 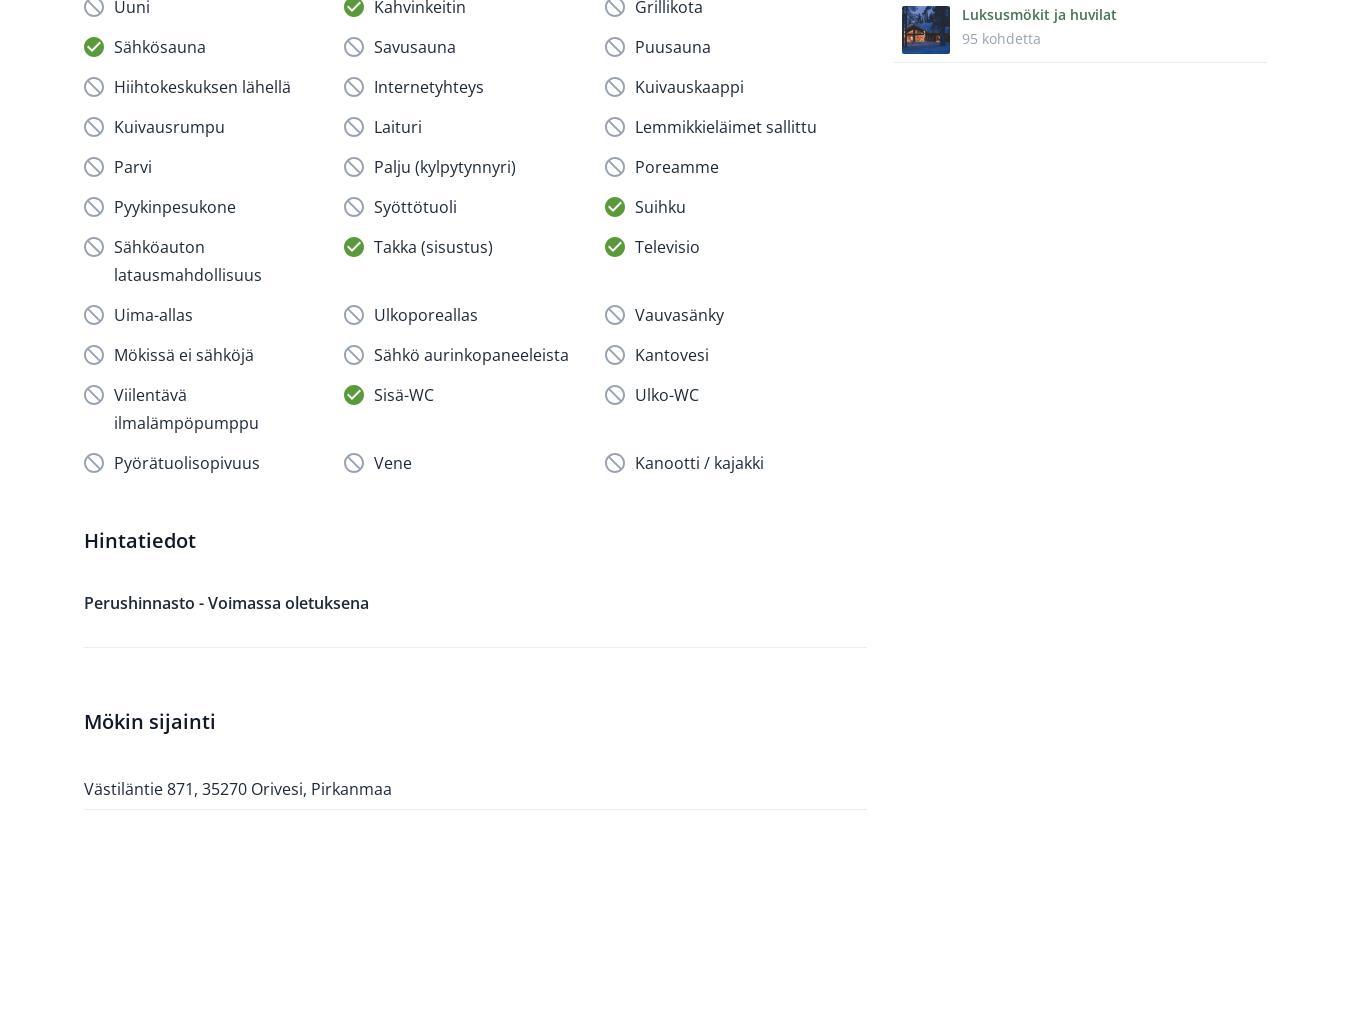 I want to click on 'Mökissä ei sähköjä', so click(x=183, y=354).